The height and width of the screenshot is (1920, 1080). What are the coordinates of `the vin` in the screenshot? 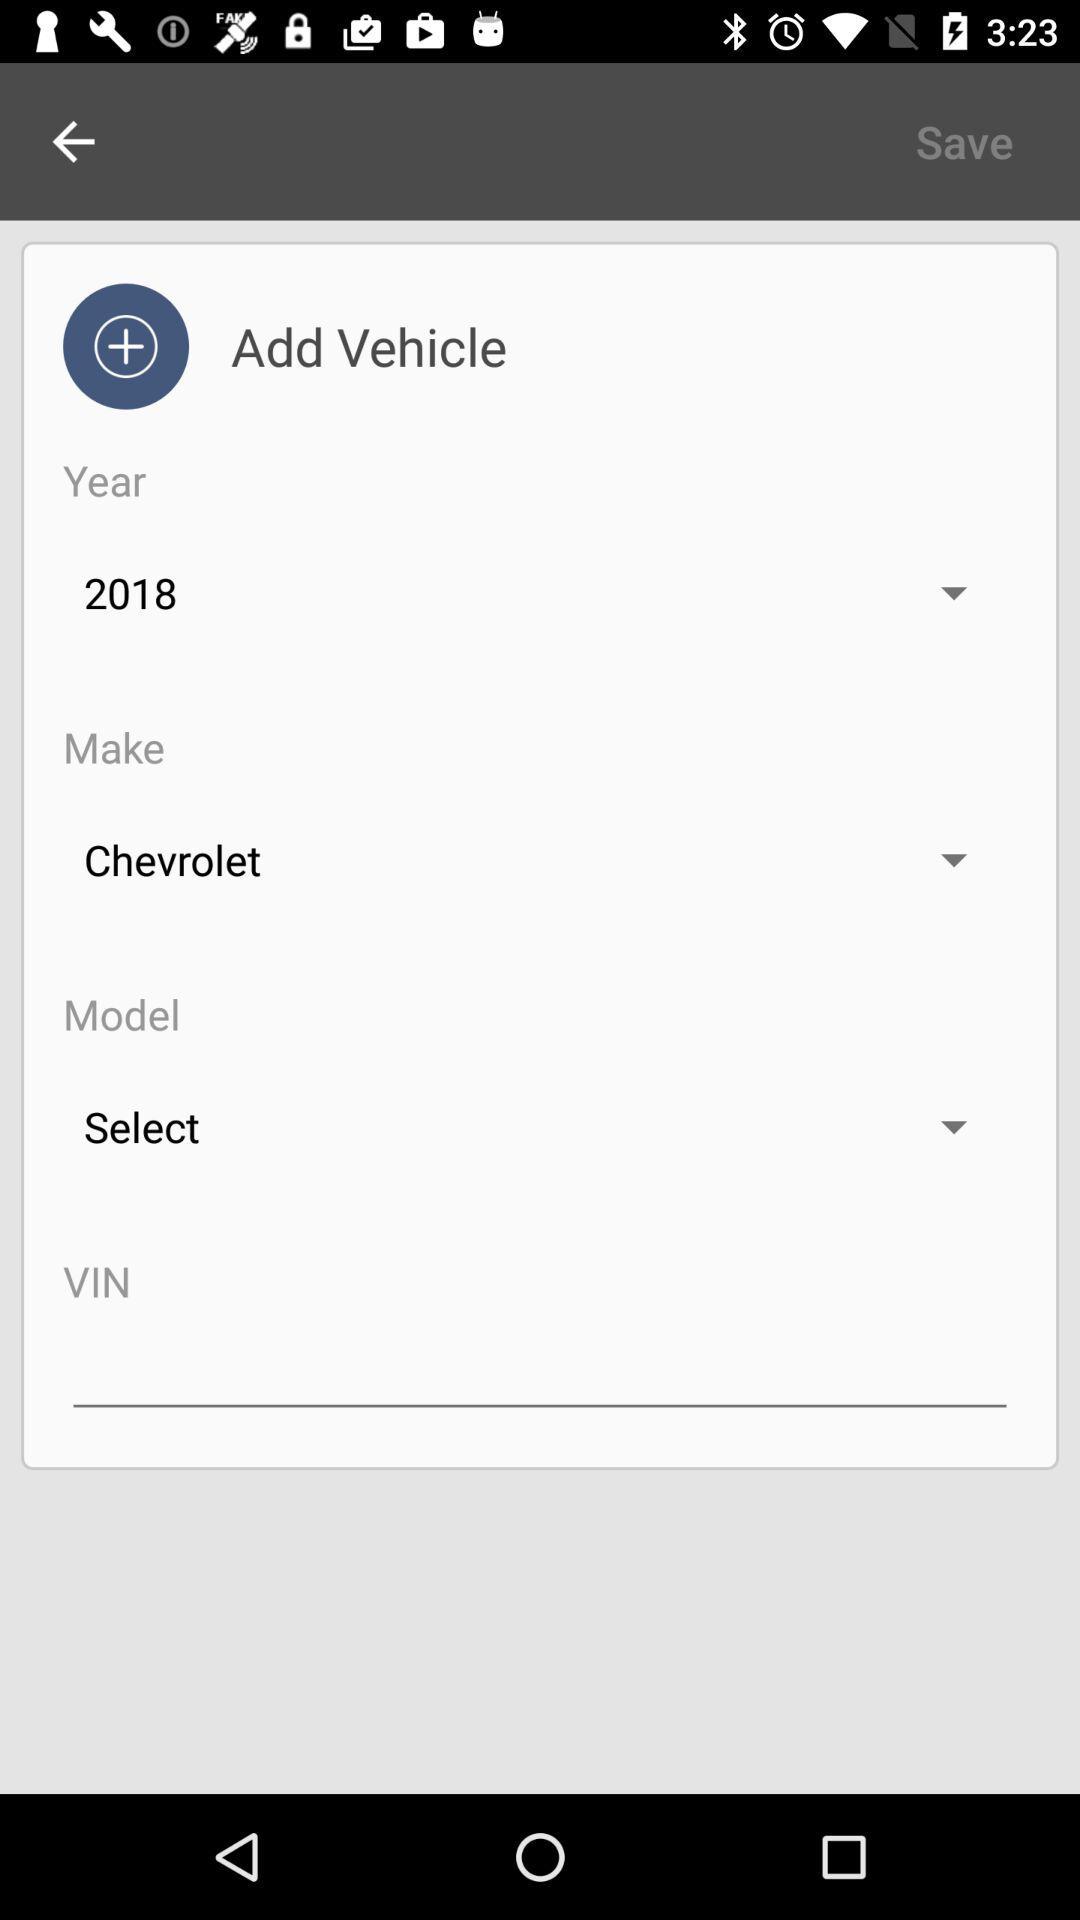 It's located at (540, 1367).